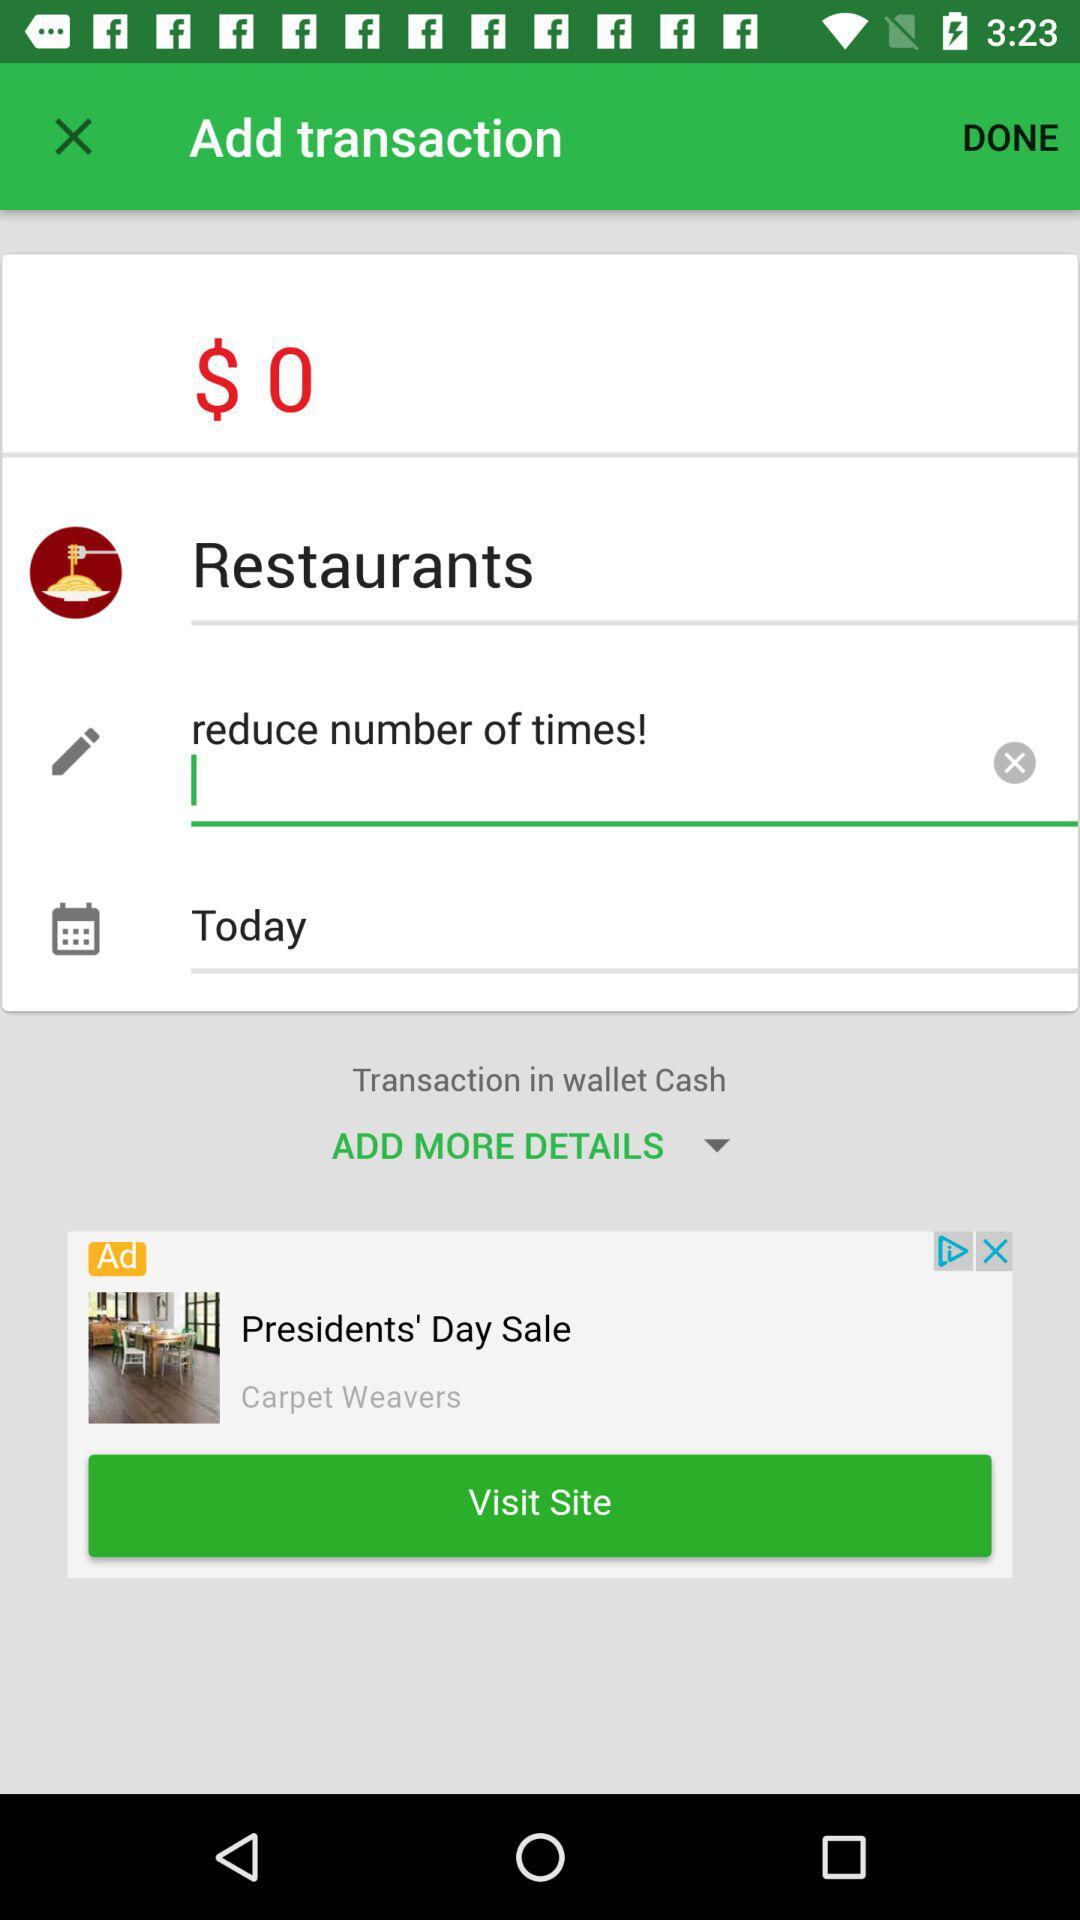 The width and height of the screenshot is (1080, 1920). Describe the element at coordinates (540, 1403) in the screenshot. I see `visite option` at that location.